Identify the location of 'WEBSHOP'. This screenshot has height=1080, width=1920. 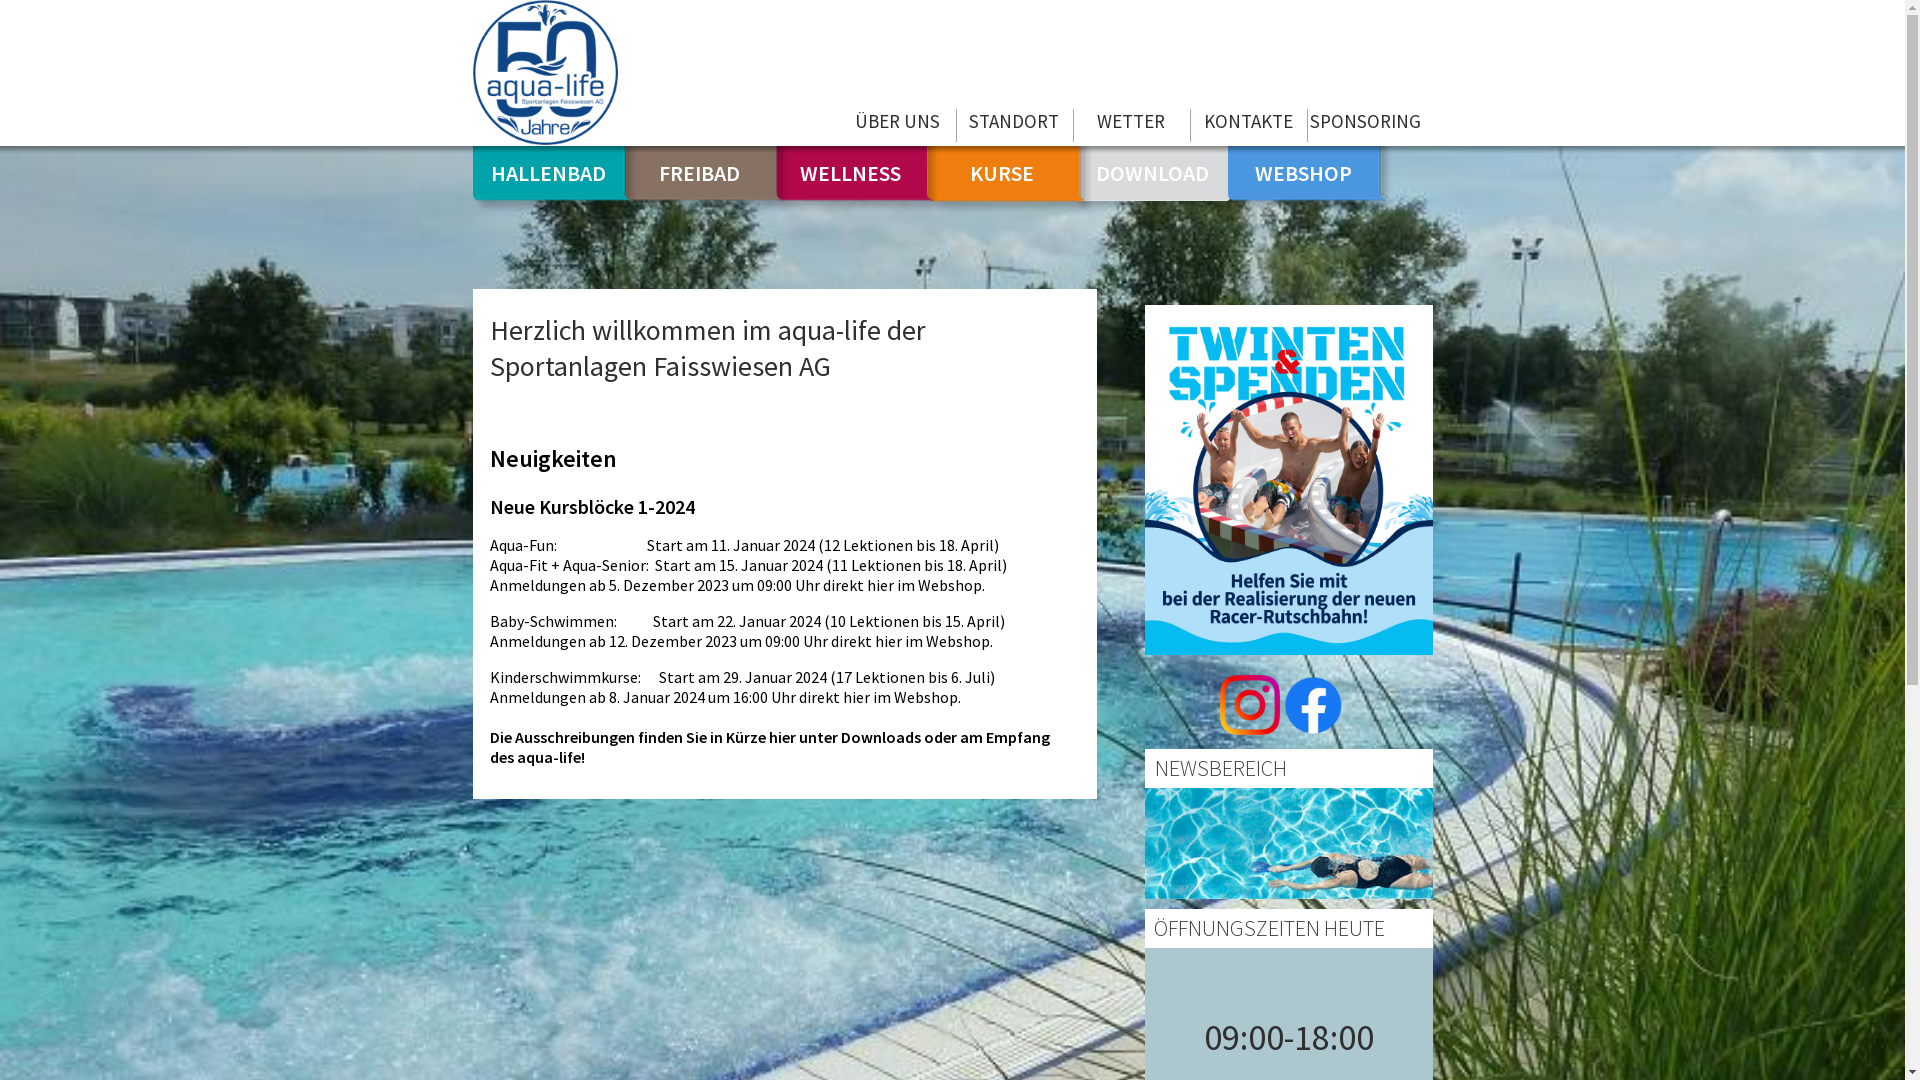
(1303, 172).